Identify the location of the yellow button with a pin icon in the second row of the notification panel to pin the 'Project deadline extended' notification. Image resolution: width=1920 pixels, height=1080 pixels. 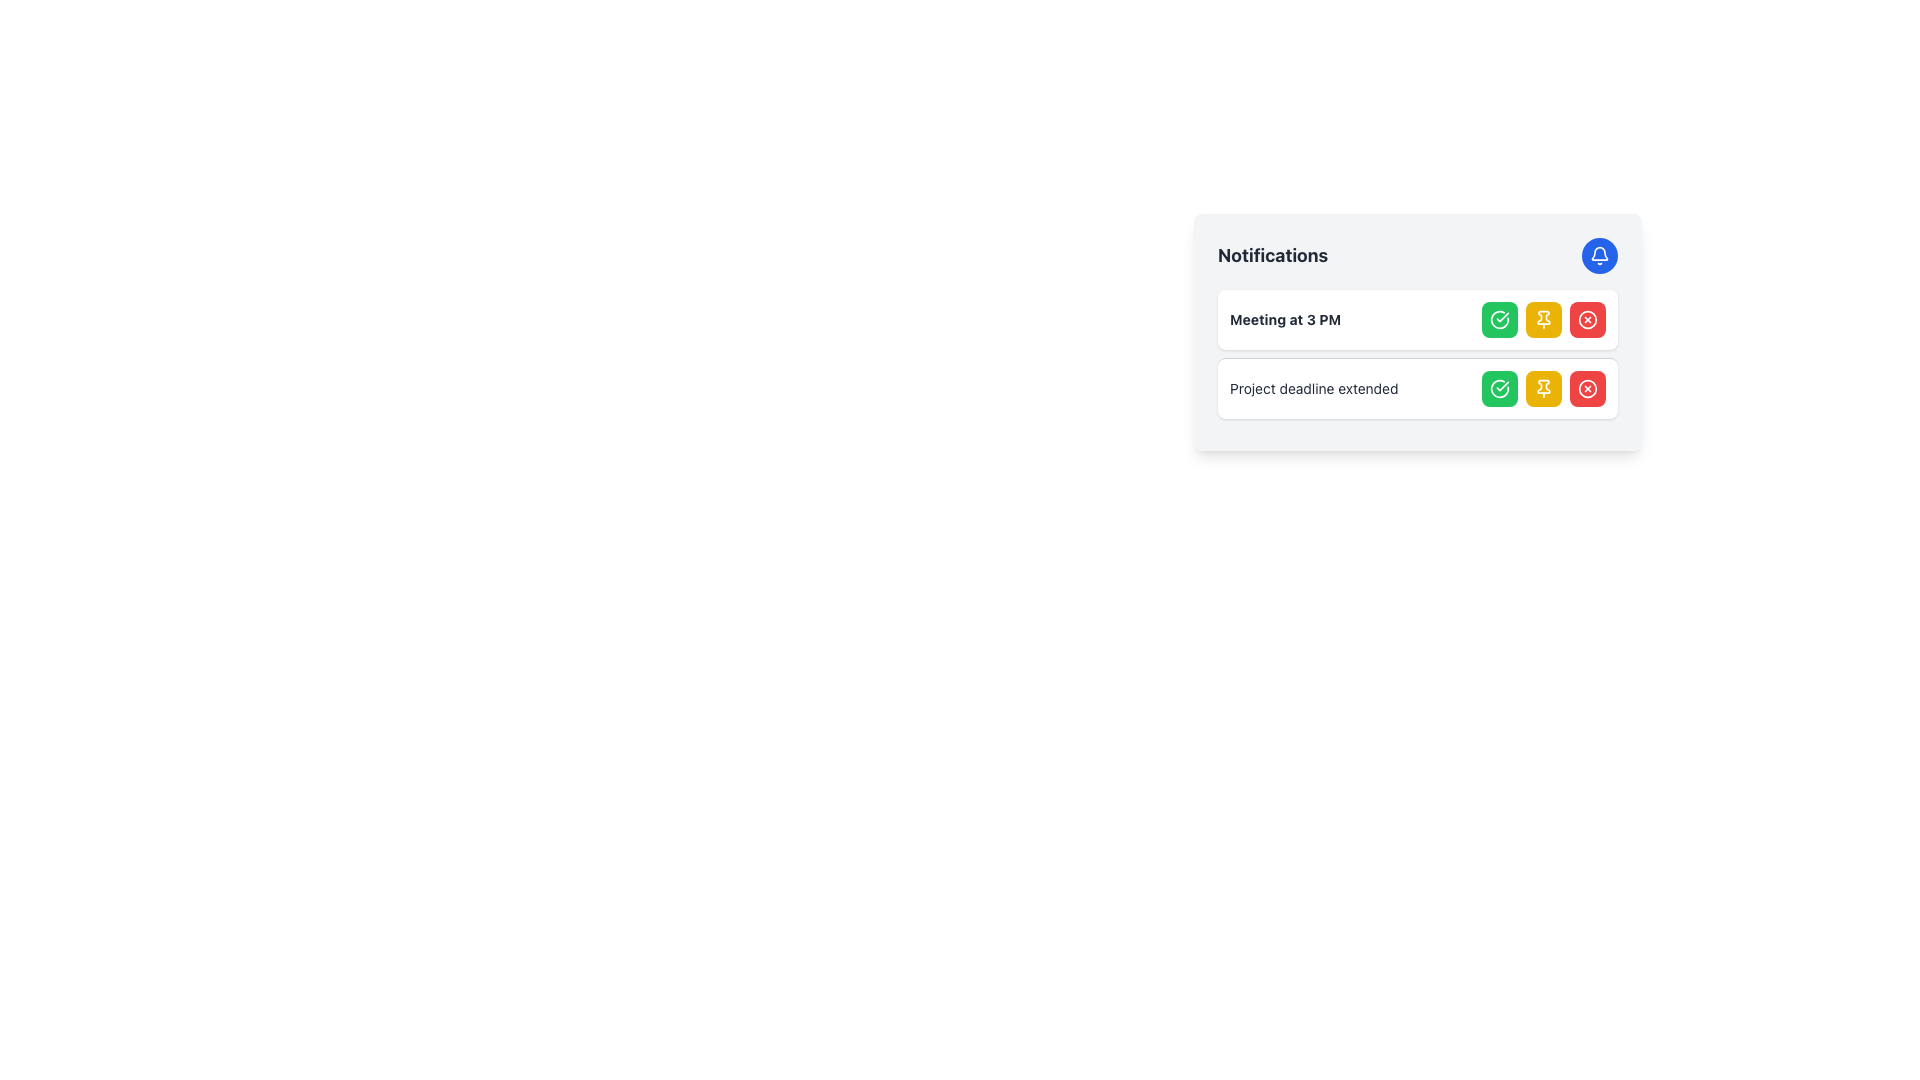
(1543, 389).